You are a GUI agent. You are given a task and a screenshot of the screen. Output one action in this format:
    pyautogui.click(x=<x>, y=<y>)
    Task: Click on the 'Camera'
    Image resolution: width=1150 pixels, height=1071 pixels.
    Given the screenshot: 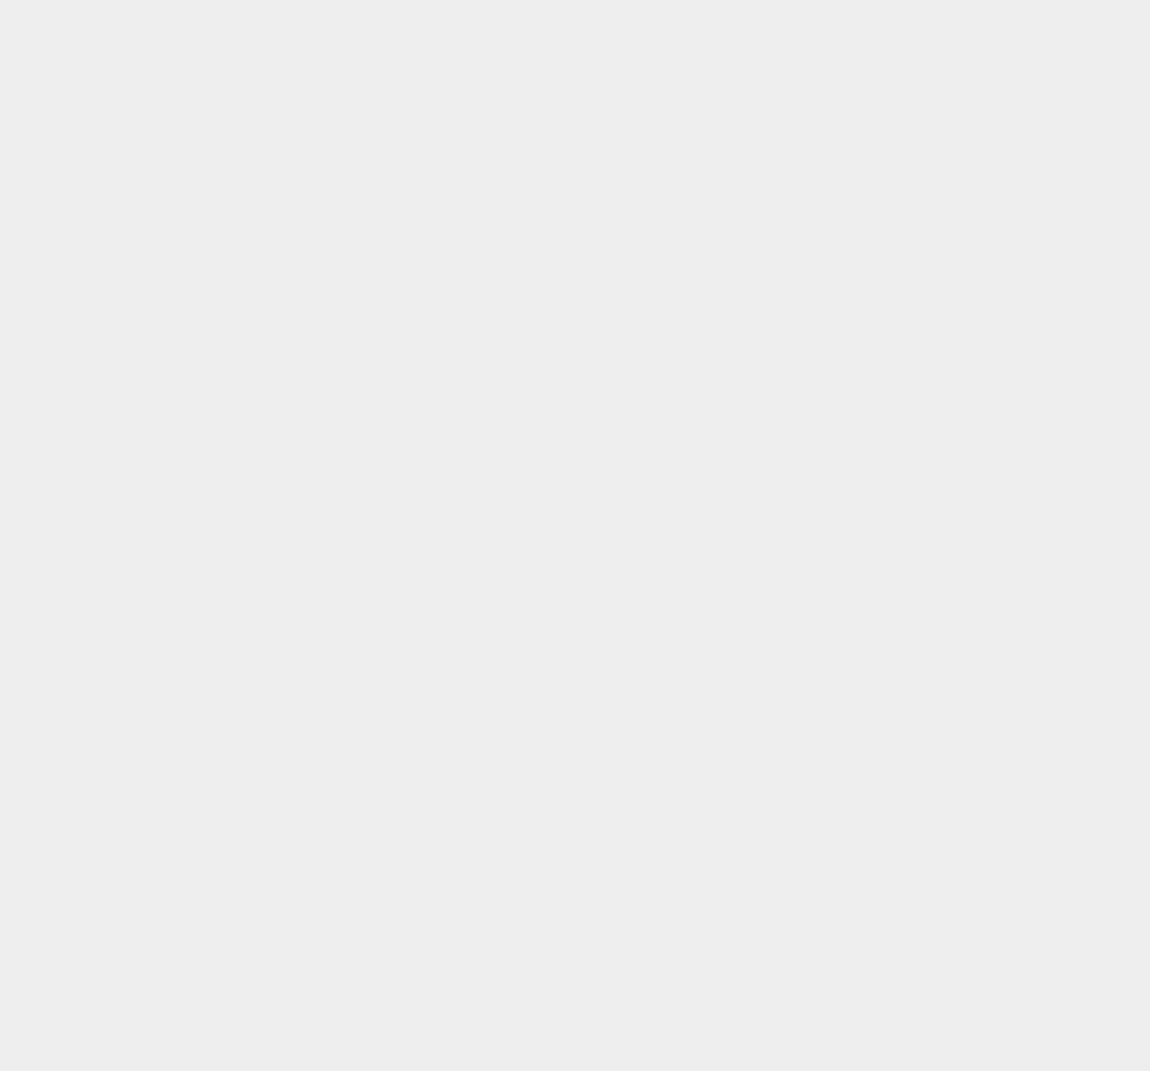 What is the action you would take?
    pyautogui.click(x=836, y=126)
    